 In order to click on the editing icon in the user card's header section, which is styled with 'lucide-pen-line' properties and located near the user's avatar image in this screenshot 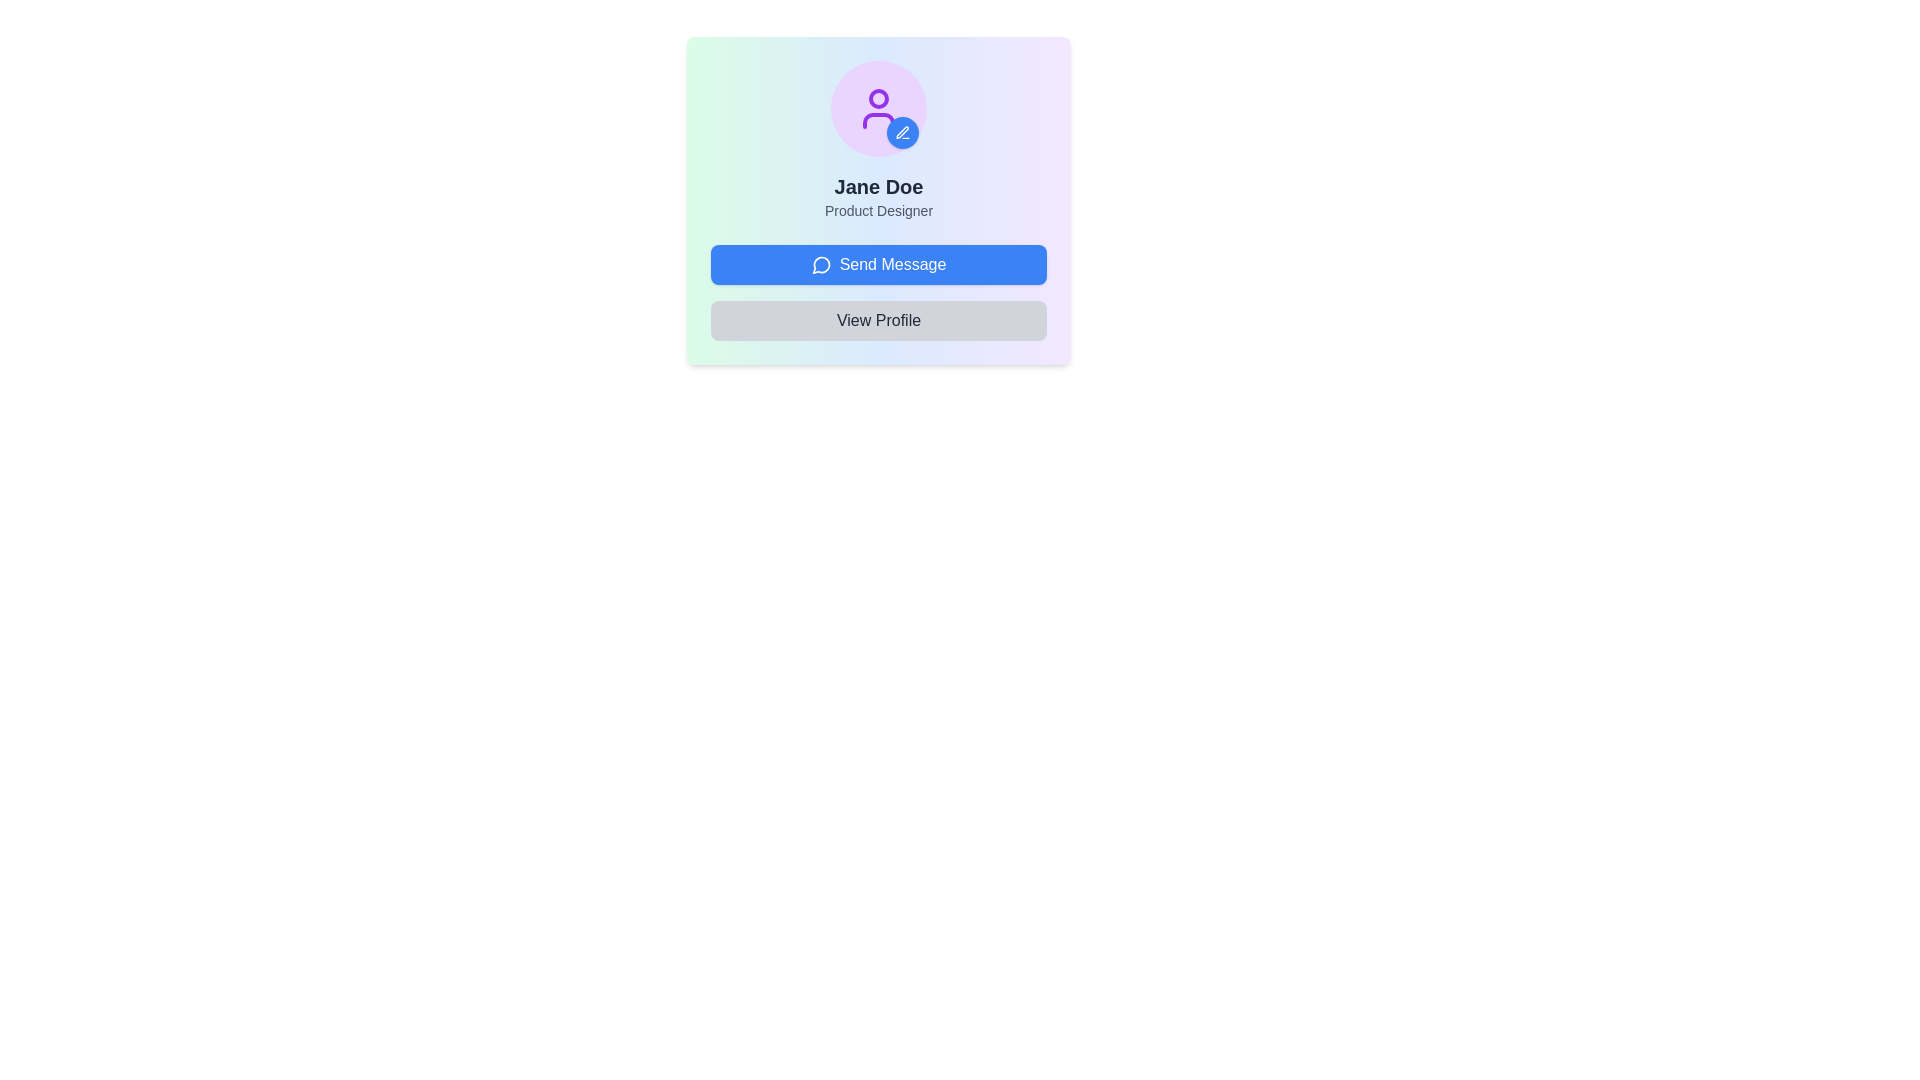, I will do `click(901, 132)`.